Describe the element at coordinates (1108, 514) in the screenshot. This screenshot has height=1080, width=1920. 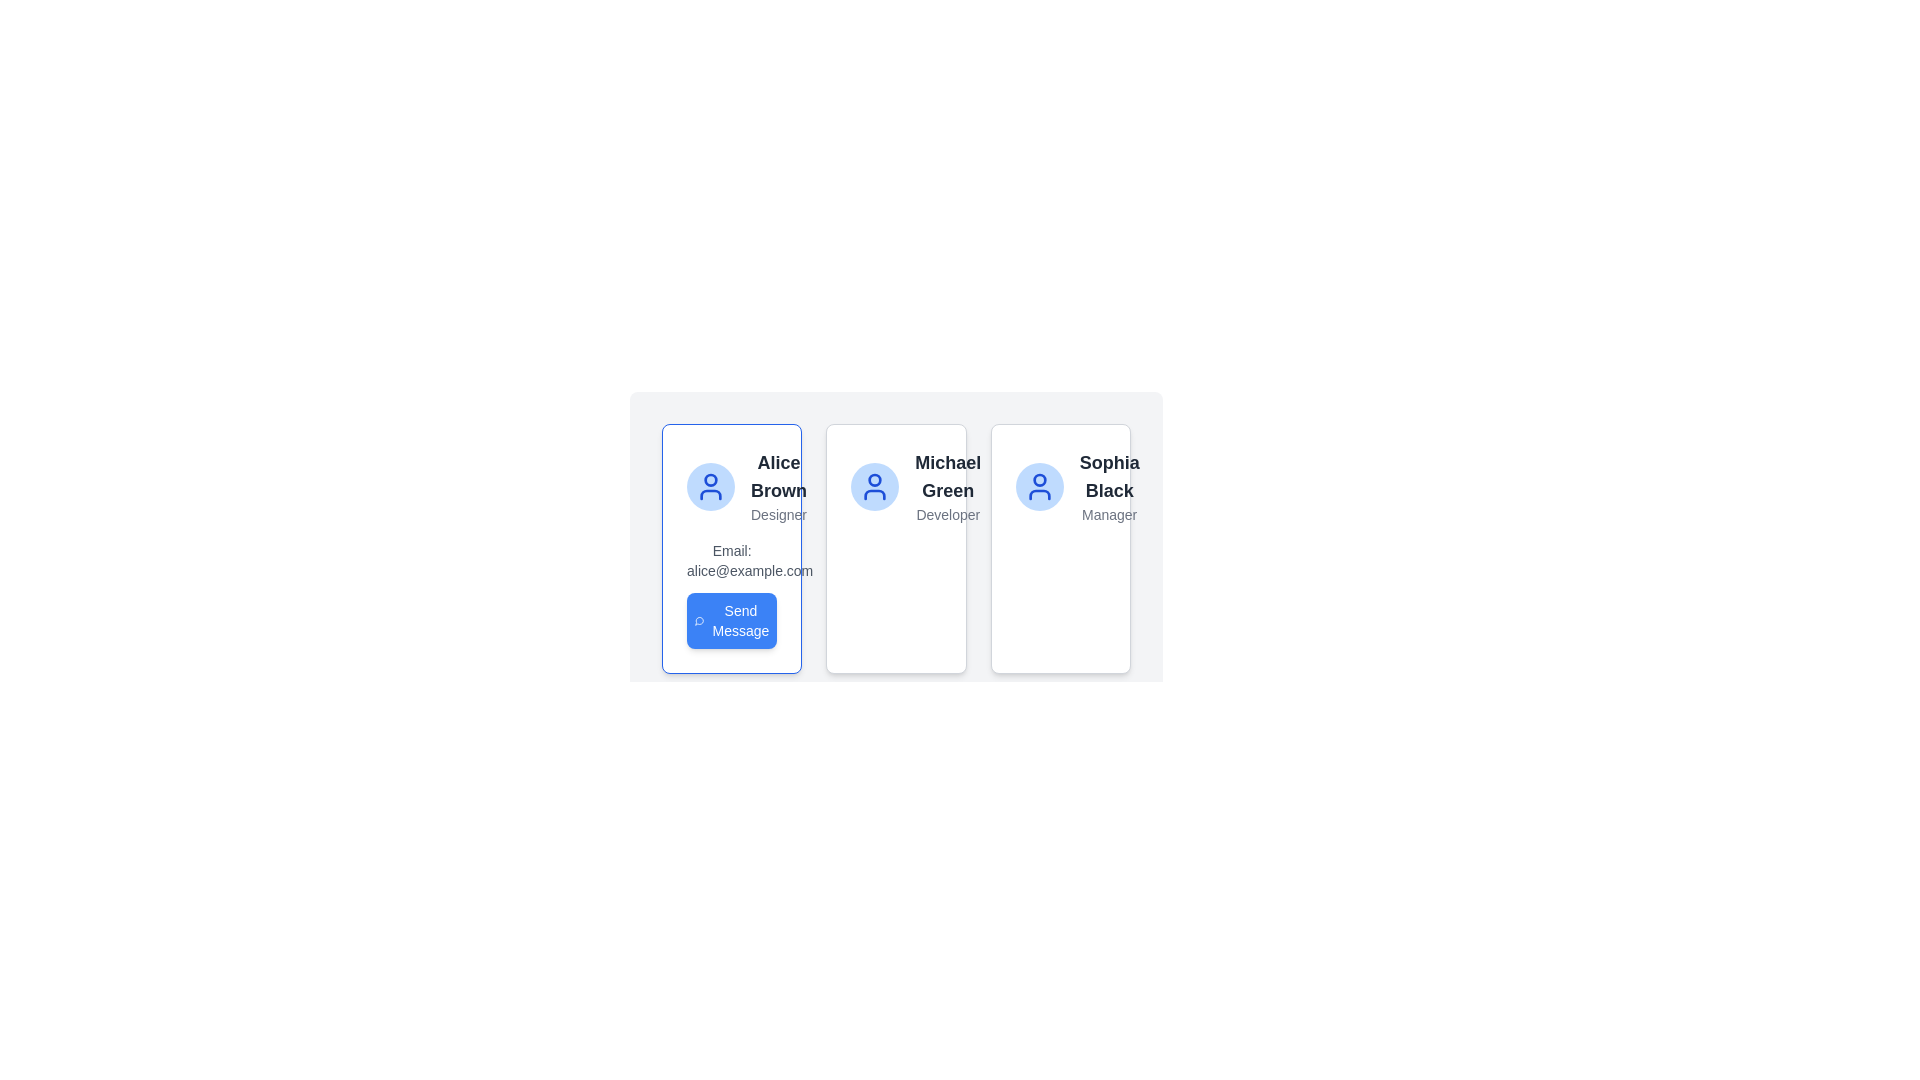
I see `the text label indicating the occupation 'Manager' for 'Sophia Black' located beneath the name within the user card` at that location.